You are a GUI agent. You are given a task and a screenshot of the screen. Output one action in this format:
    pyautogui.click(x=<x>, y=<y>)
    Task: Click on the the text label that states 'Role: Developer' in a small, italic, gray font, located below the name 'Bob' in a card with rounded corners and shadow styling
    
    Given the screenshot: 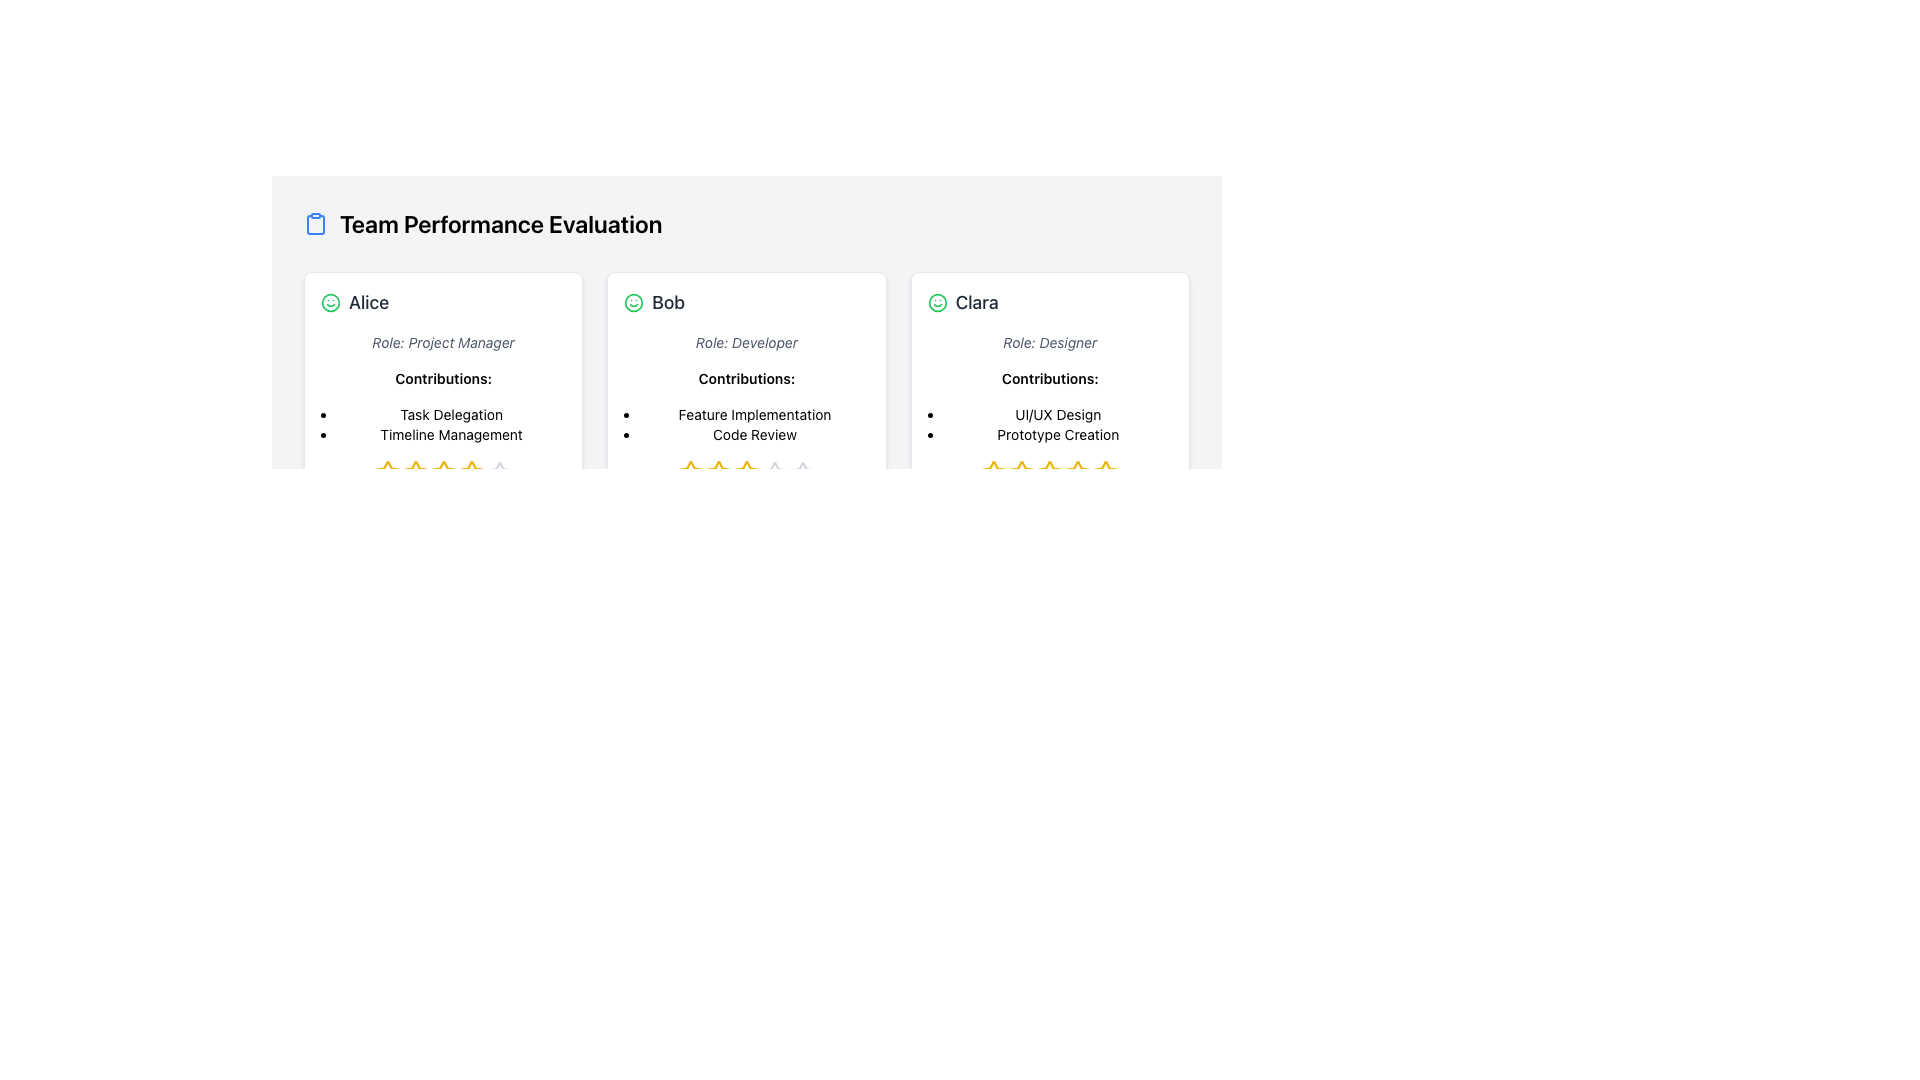 What is the action you would take?
    pyautogui.click(x=746, y=342)
    